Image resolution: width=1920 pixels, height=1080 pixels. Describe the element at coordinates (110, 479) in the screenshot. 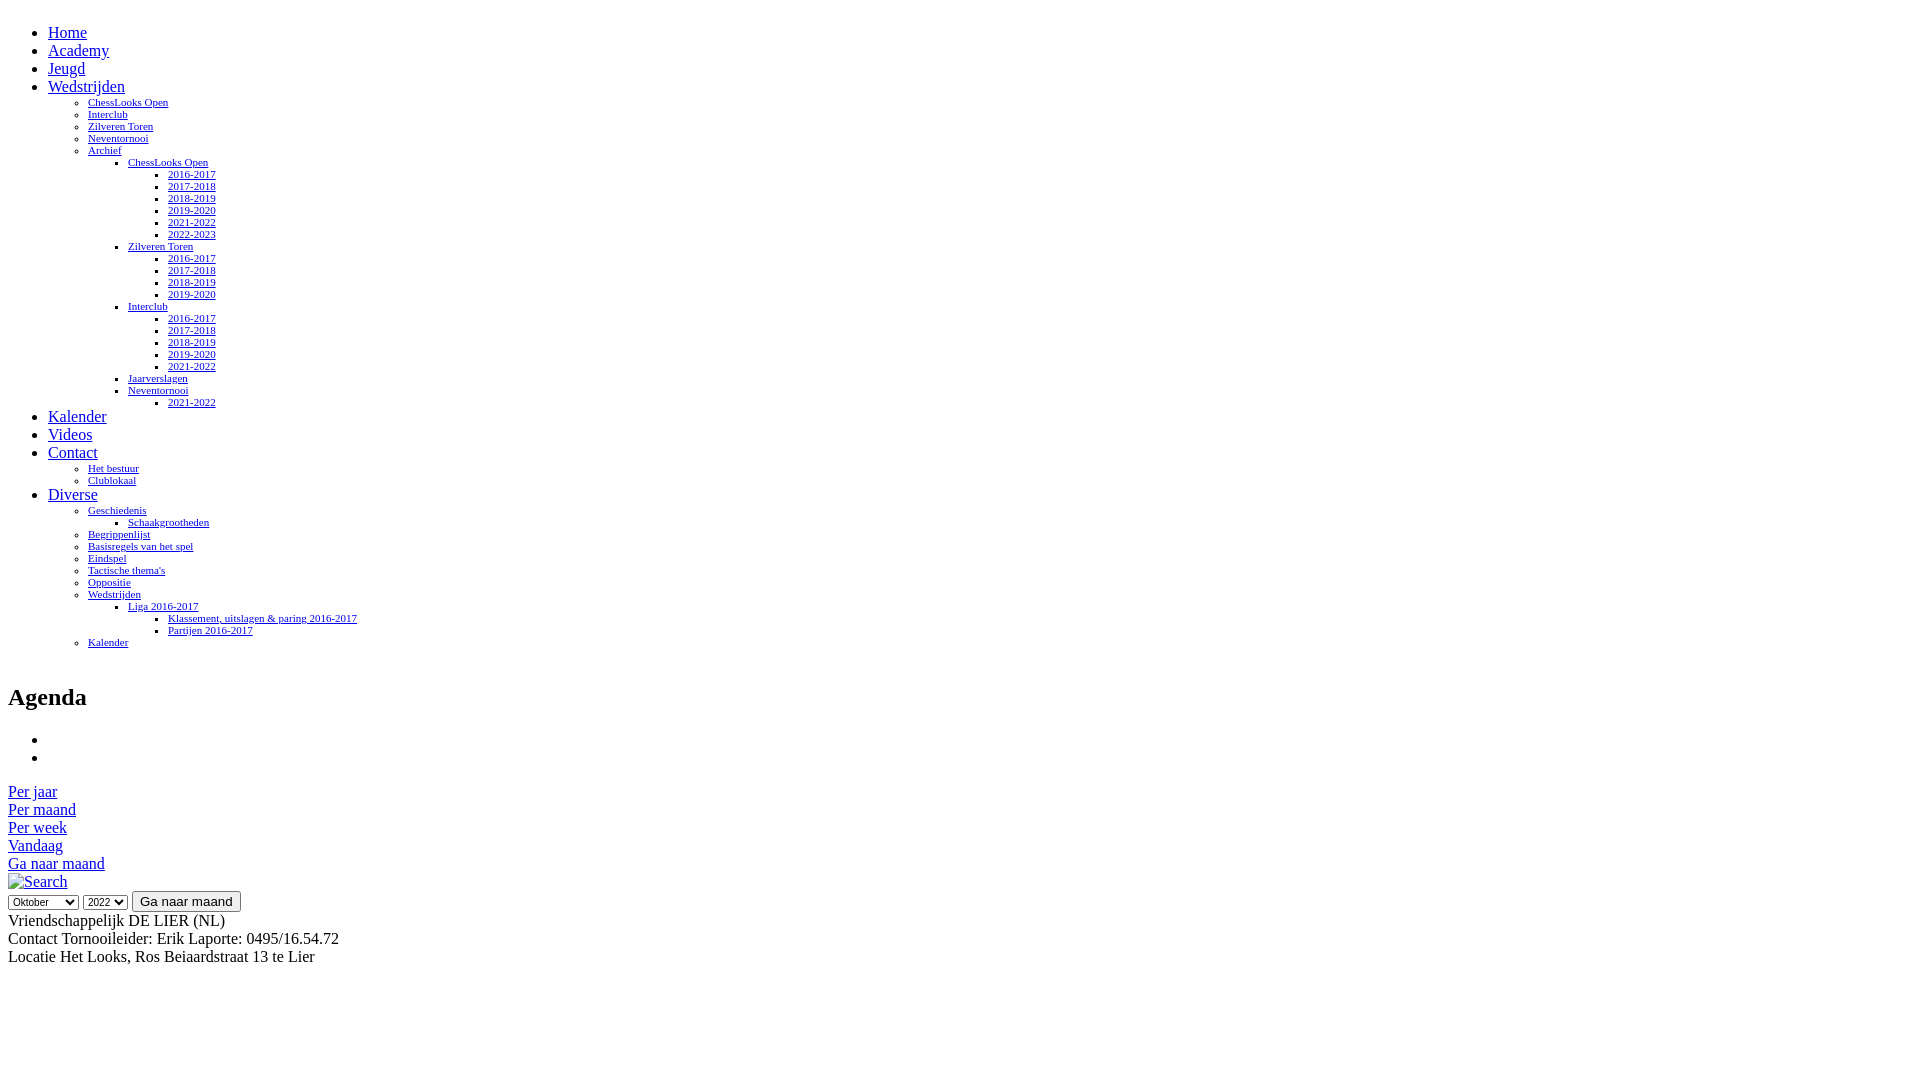

I see `'Clublokaal'` at that location.